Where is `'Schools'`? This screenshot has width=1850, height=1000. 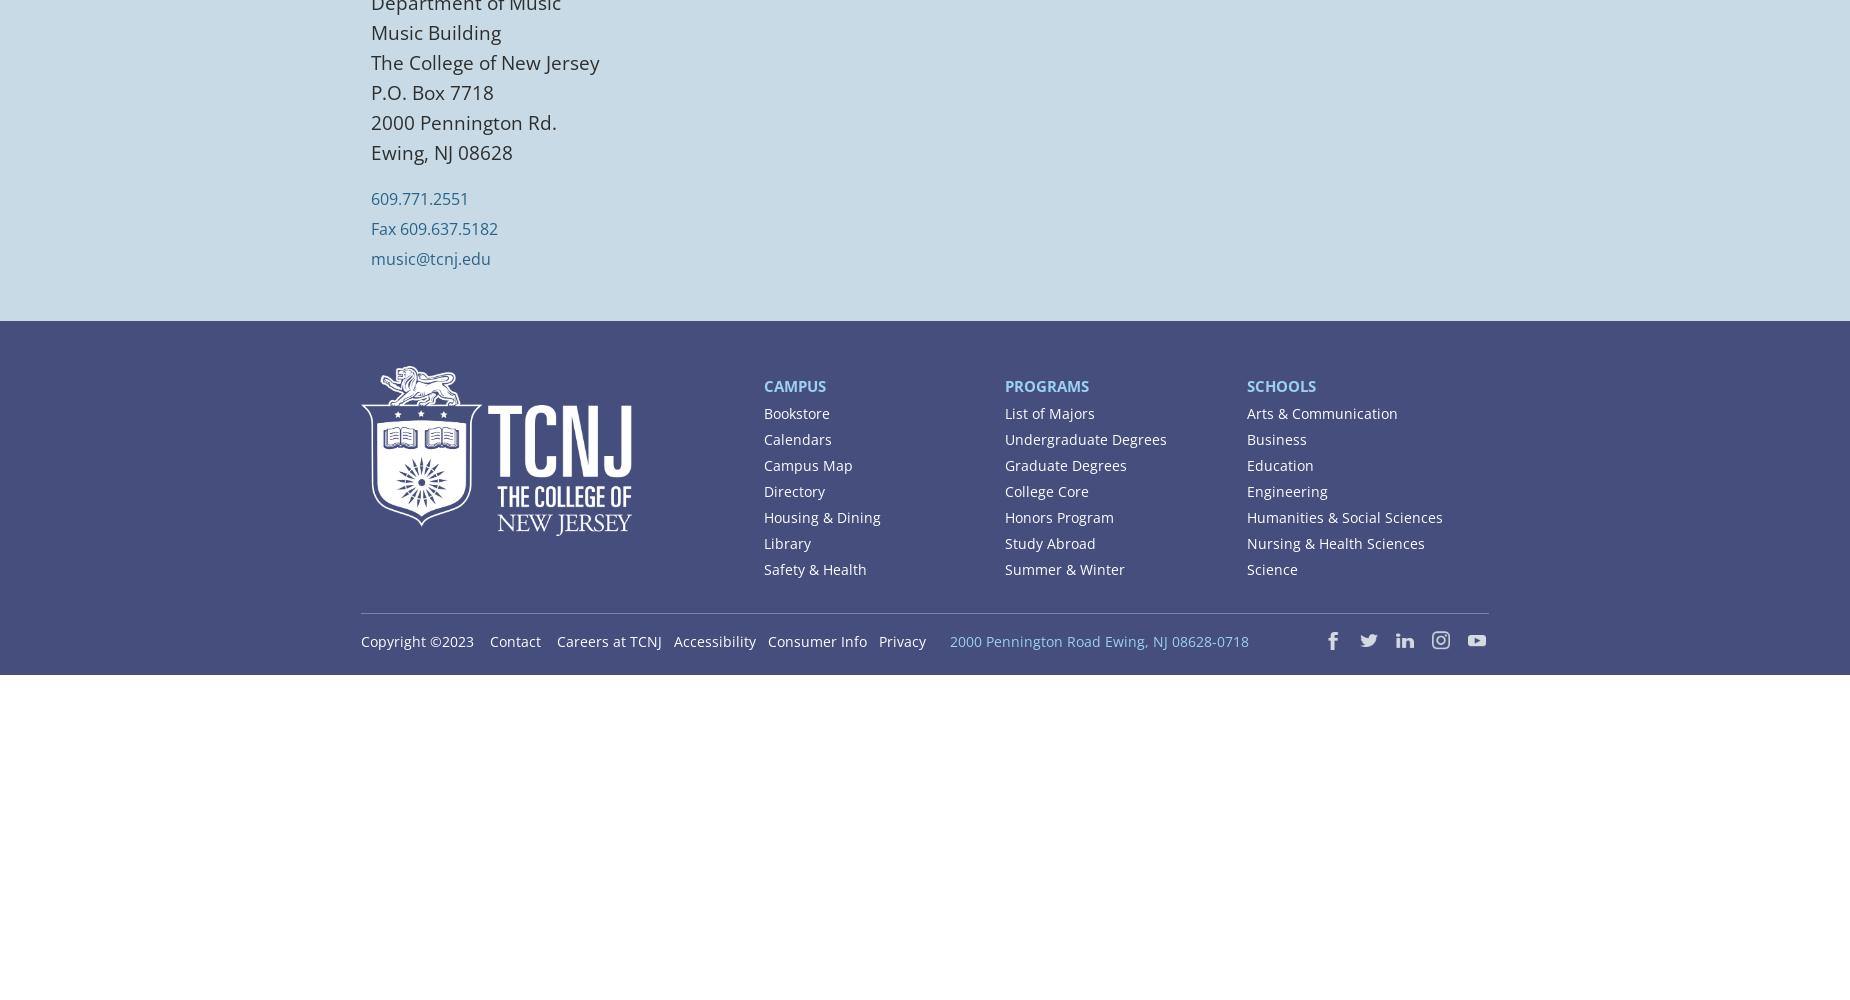 'Schools' is located at coordinates (1279, 385).